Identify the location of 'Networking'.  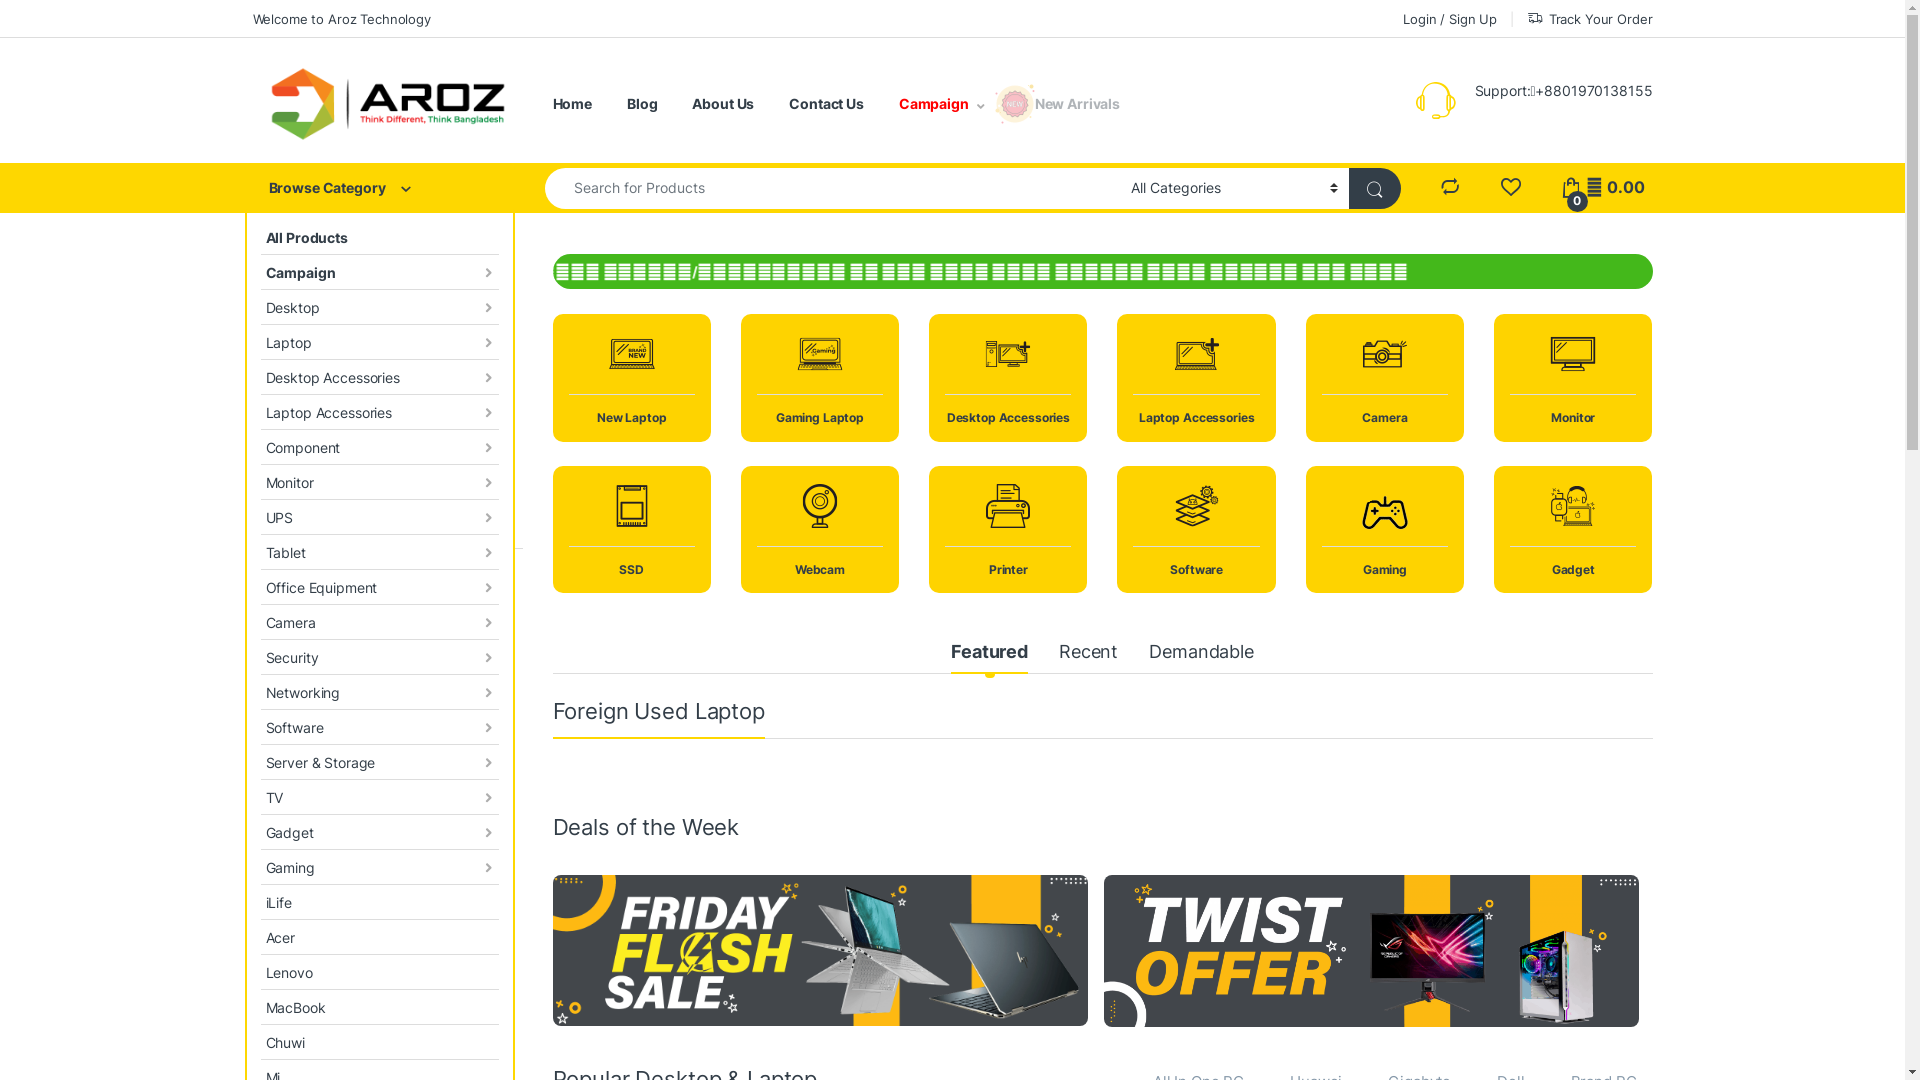
(379, 691).